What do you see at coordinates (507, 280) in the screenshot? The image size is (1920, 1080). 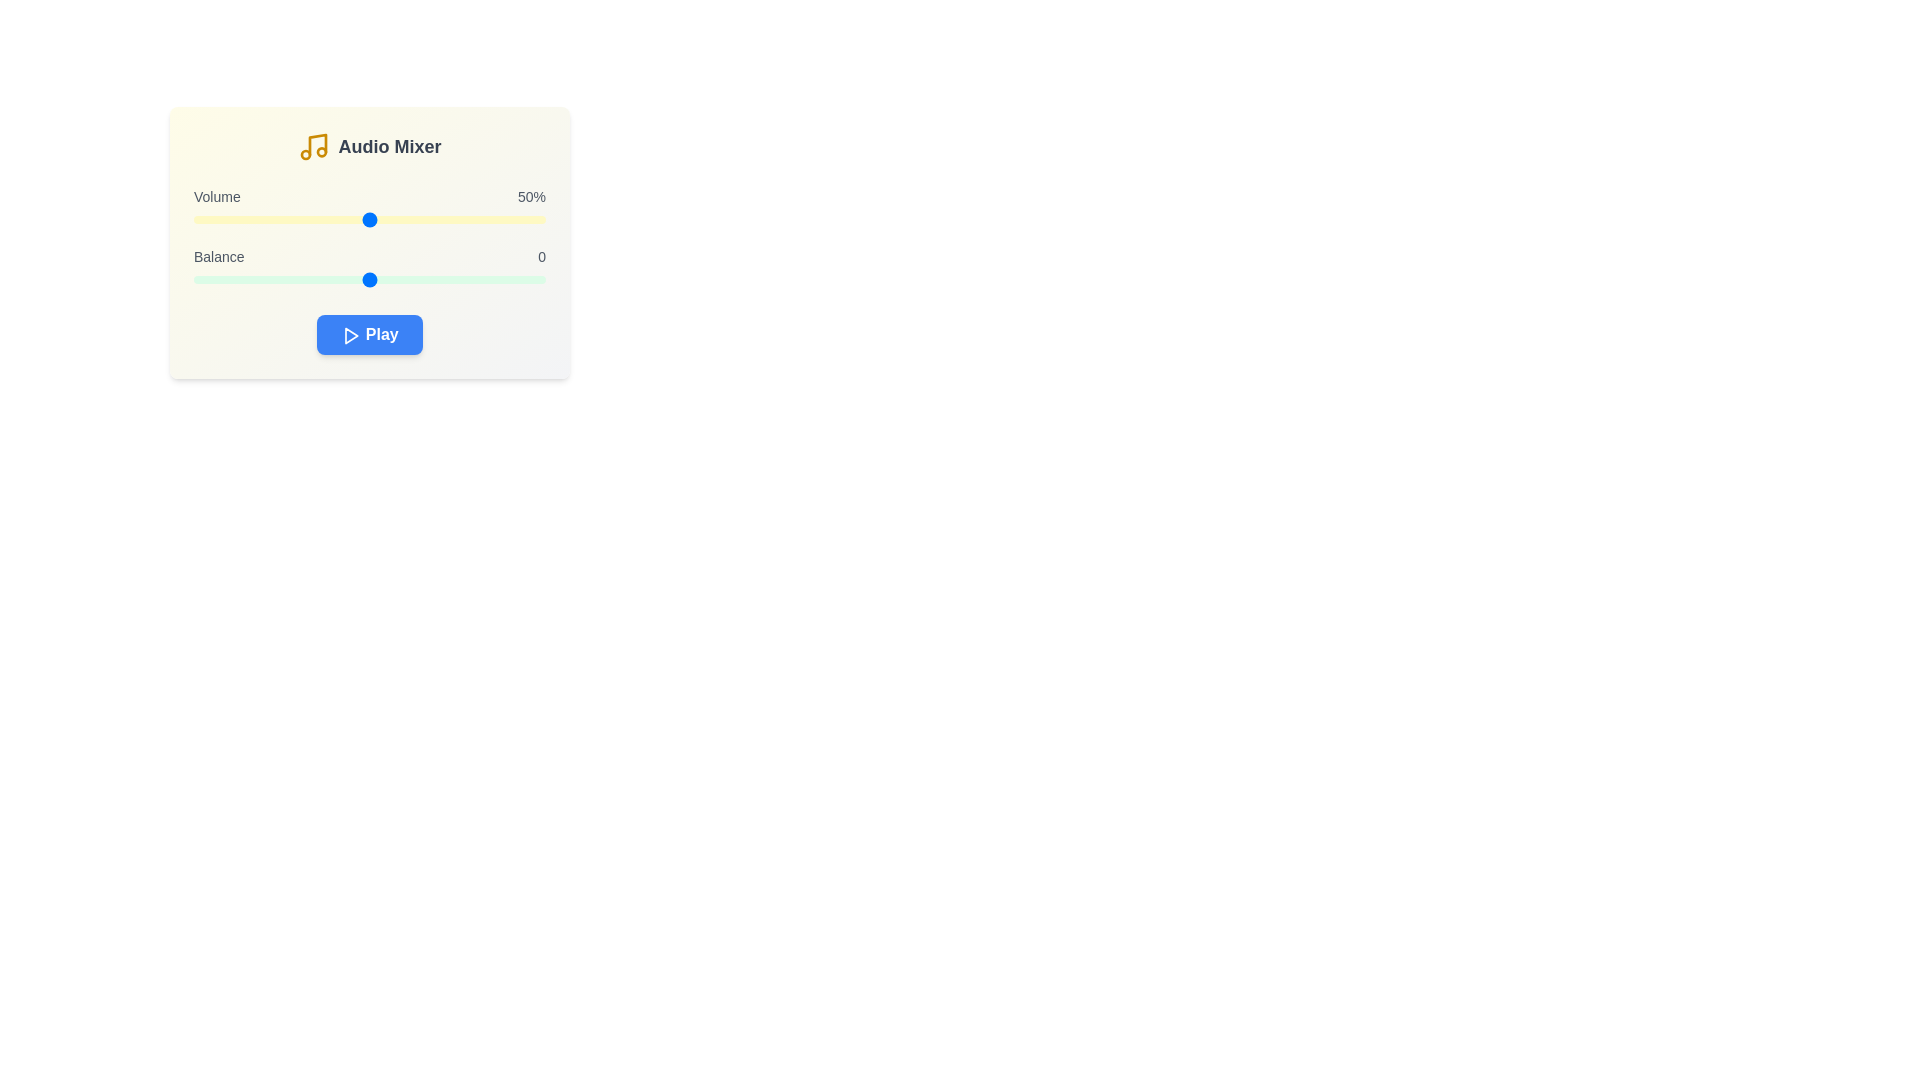 I see `balance` at bounding box center [507, 280].